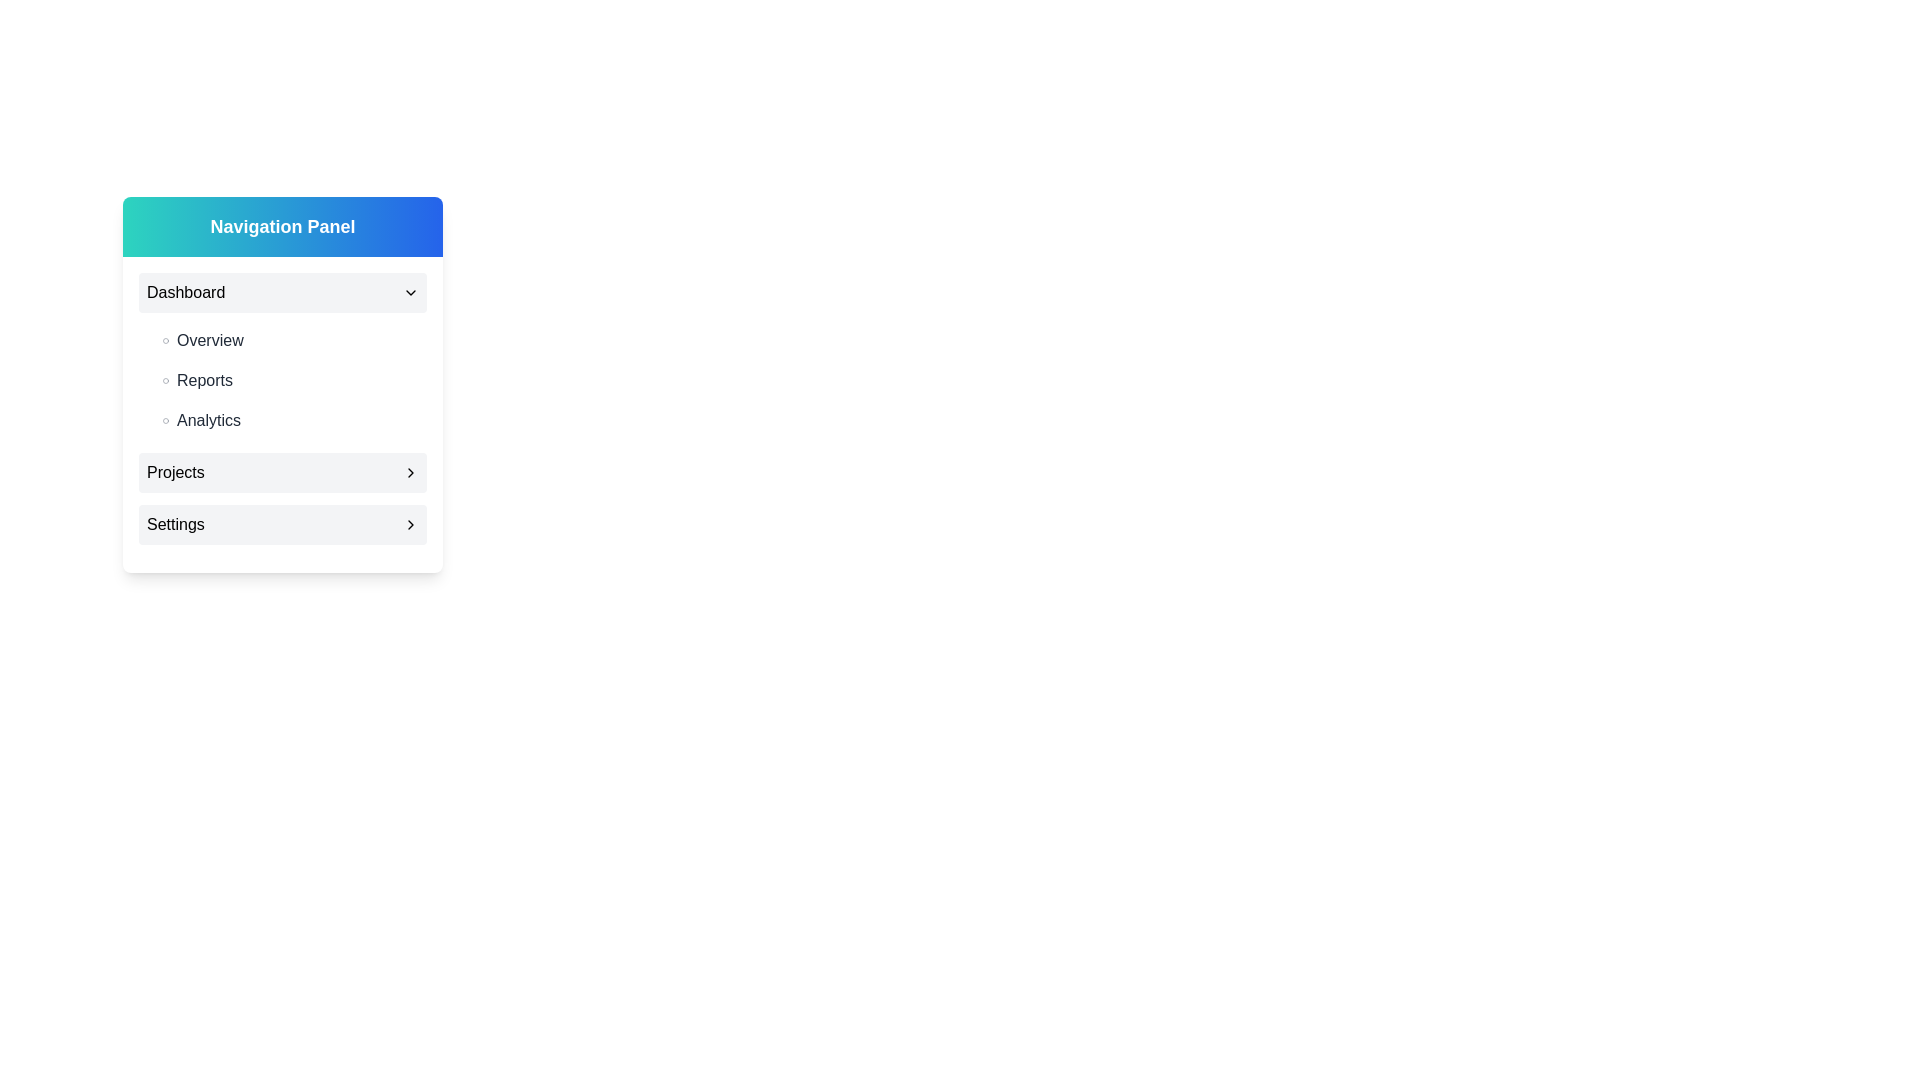  Describe the element at coordinates (410, 293) in the screenshot. I see `the Dropdown toggle icon, a down-arrow SVG vector graphic located in the 'Dashboard' section of the navigation panel` at that location.